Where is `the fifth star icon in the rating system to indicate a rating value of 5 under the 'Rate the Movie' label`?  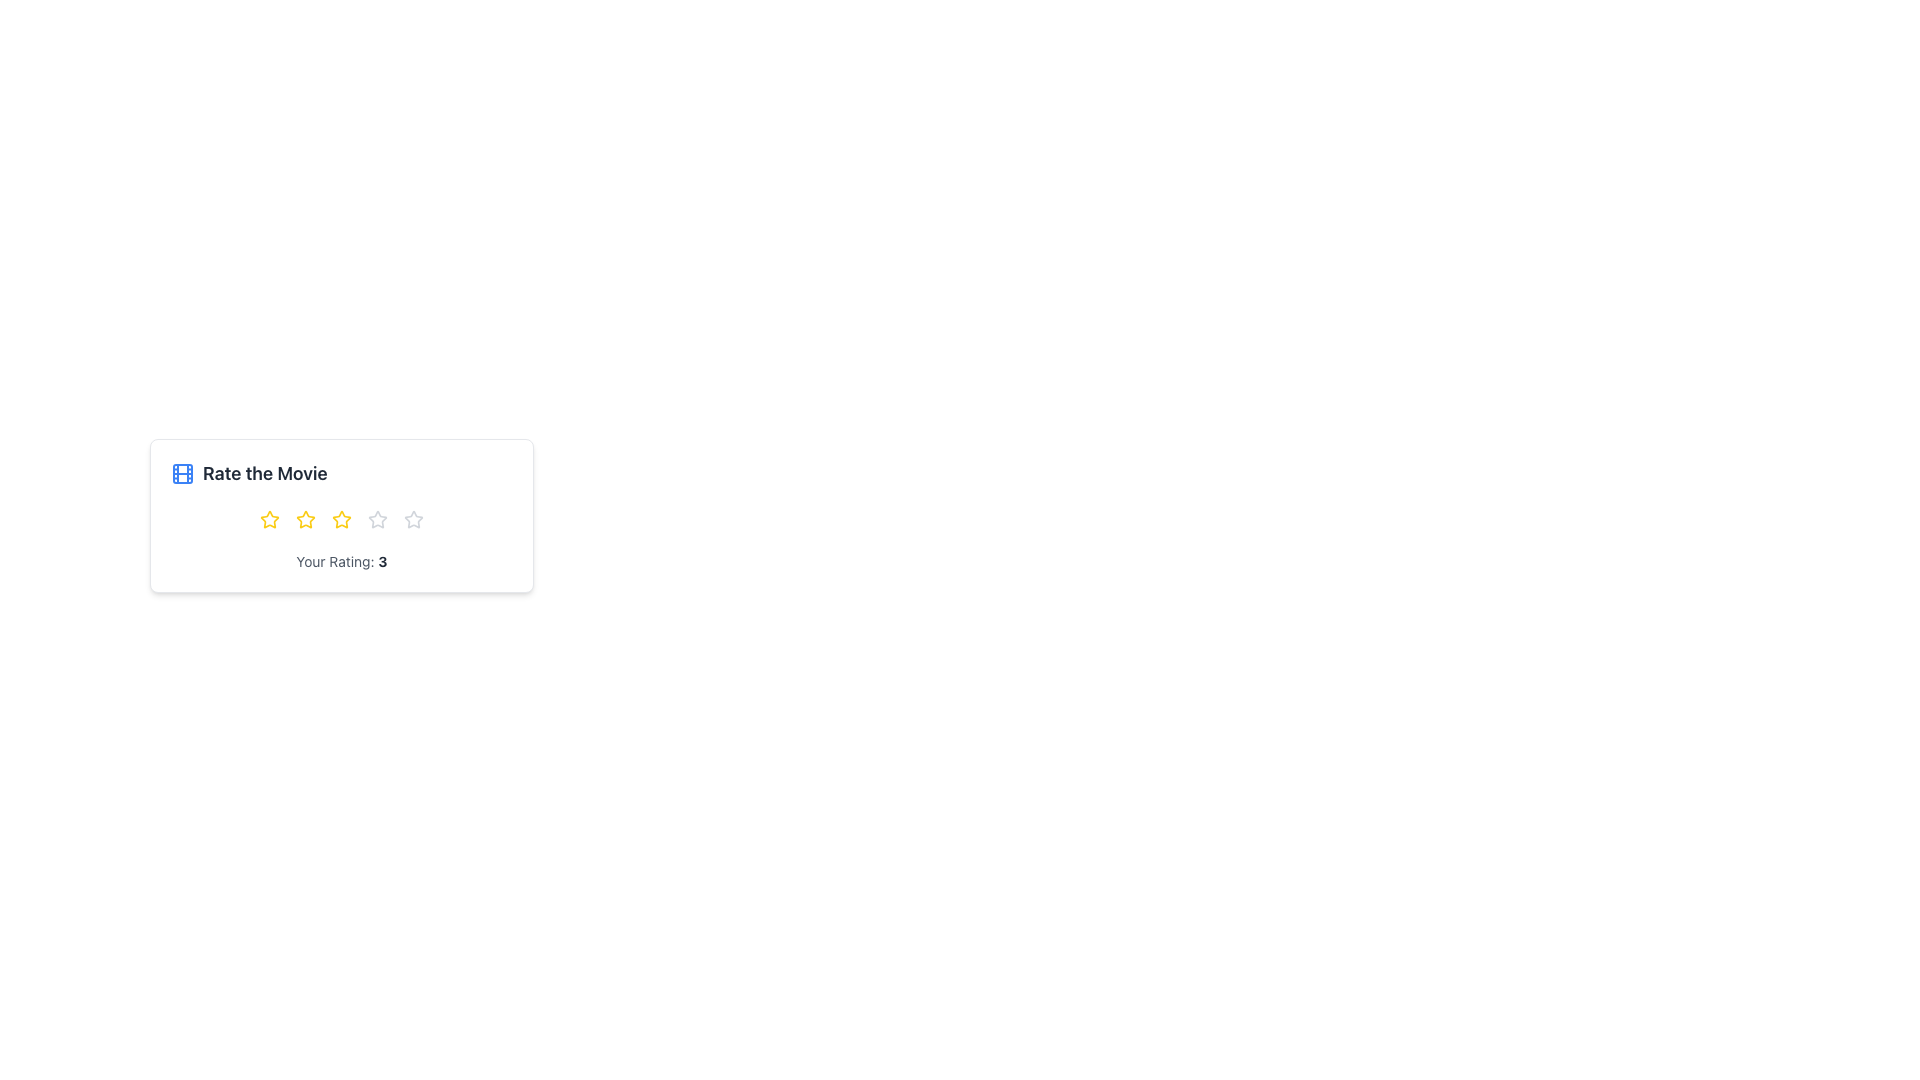 the fifth star icon in the rating system to indicate a rating value of 5 under the 'Rate the Movie' label is located at coordinates (412, 519).